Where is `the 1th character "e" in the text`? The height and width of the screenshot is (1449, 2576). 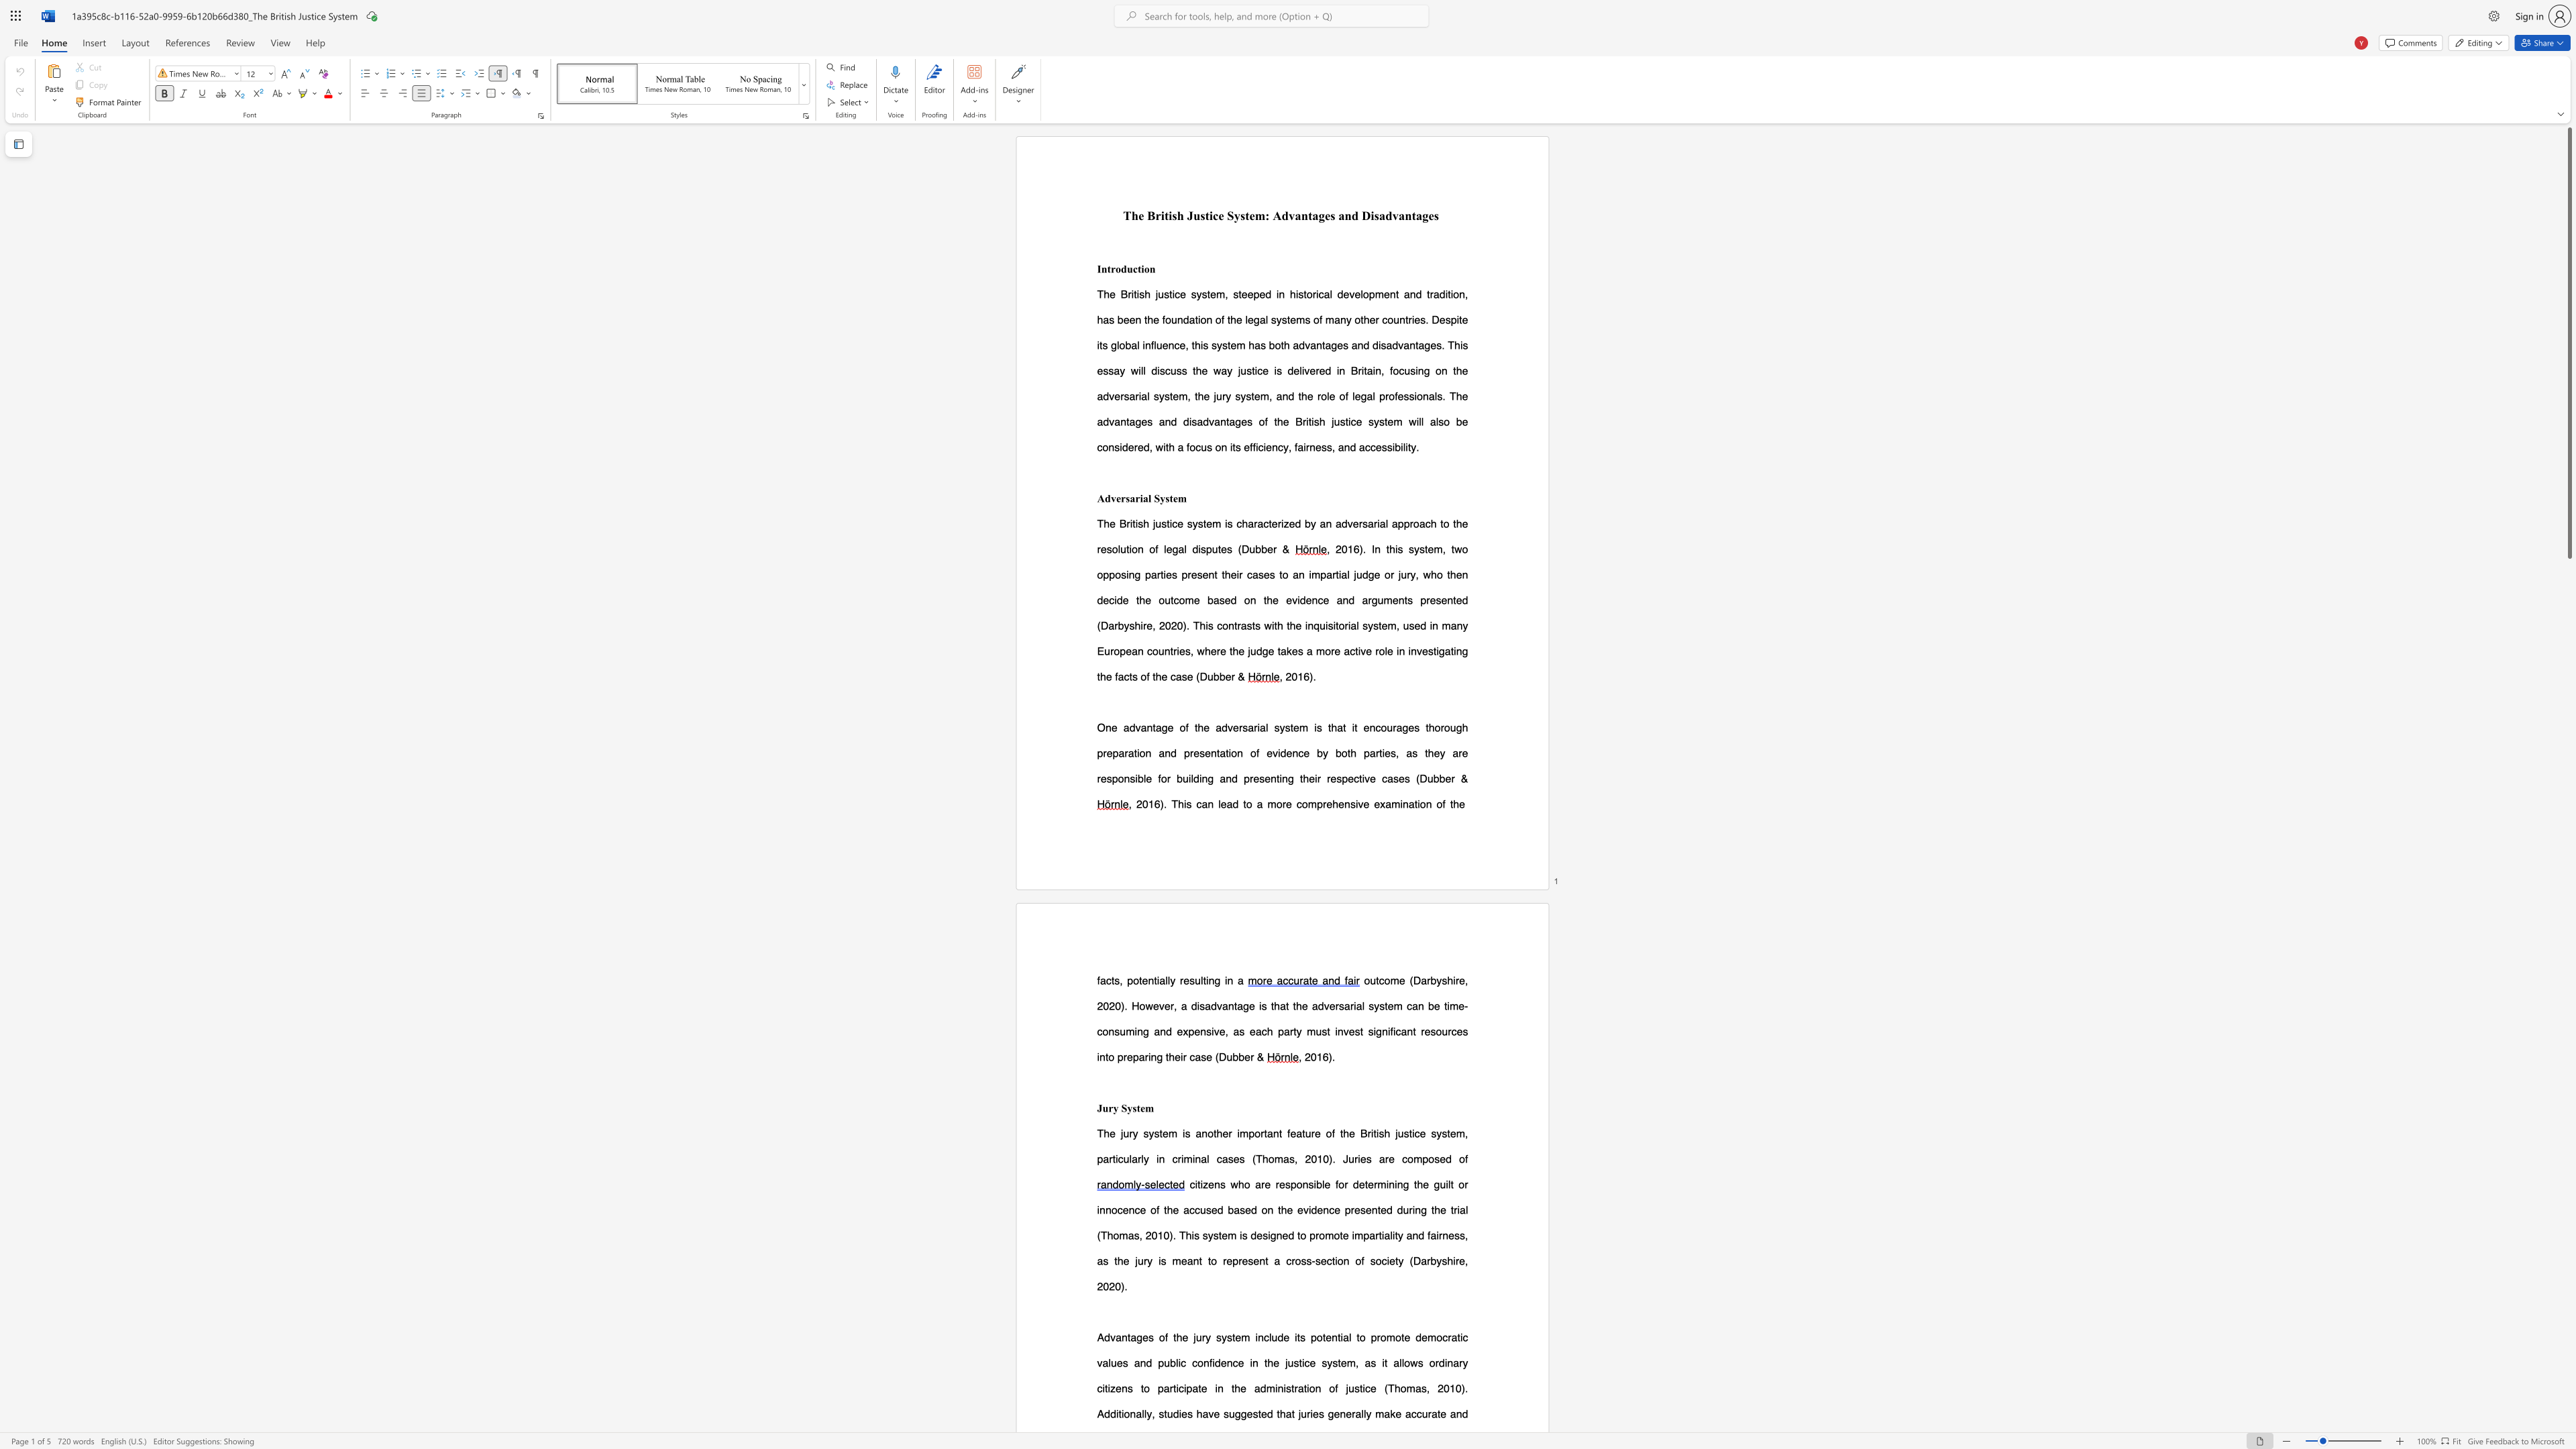 the 1th character "e" in the text is located at coordinates (1447, 777).